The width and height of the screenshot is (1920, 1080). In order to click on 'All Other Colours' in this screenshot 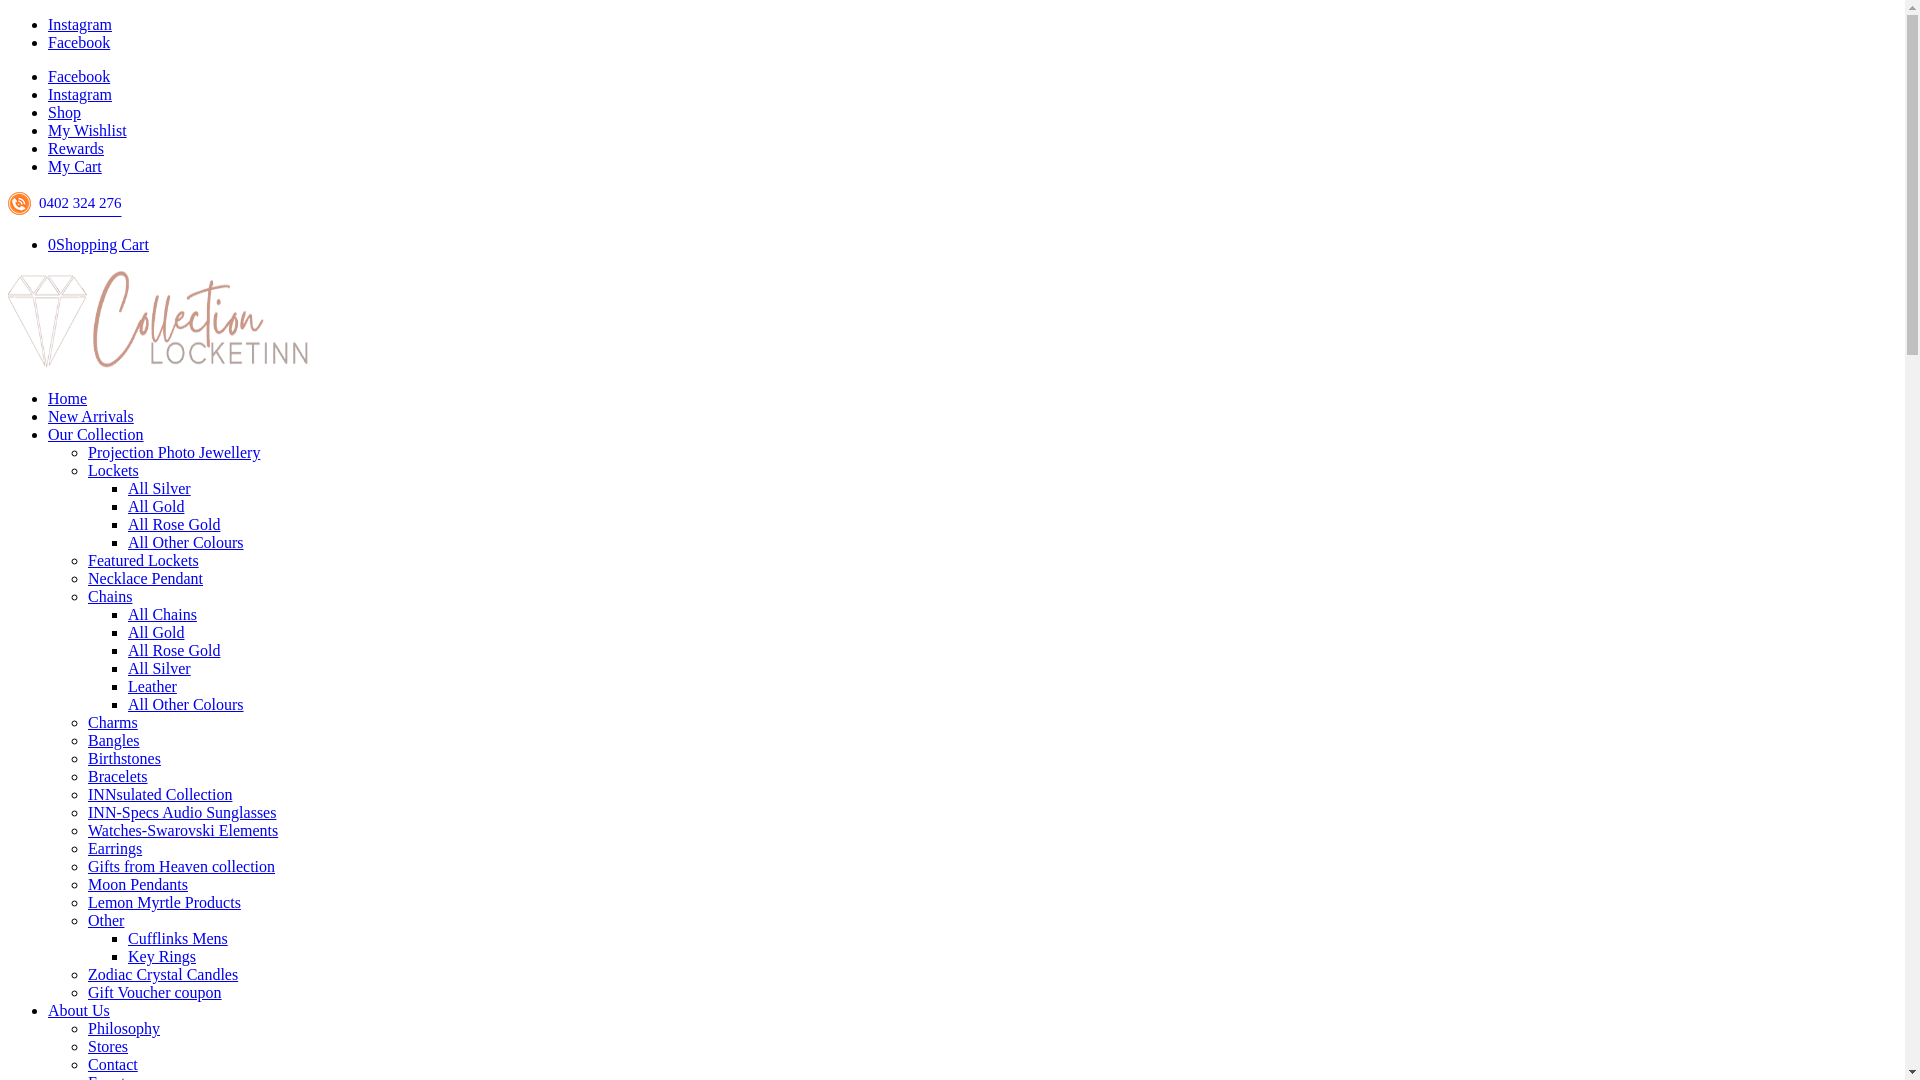, I will do `click(186, 703)`.